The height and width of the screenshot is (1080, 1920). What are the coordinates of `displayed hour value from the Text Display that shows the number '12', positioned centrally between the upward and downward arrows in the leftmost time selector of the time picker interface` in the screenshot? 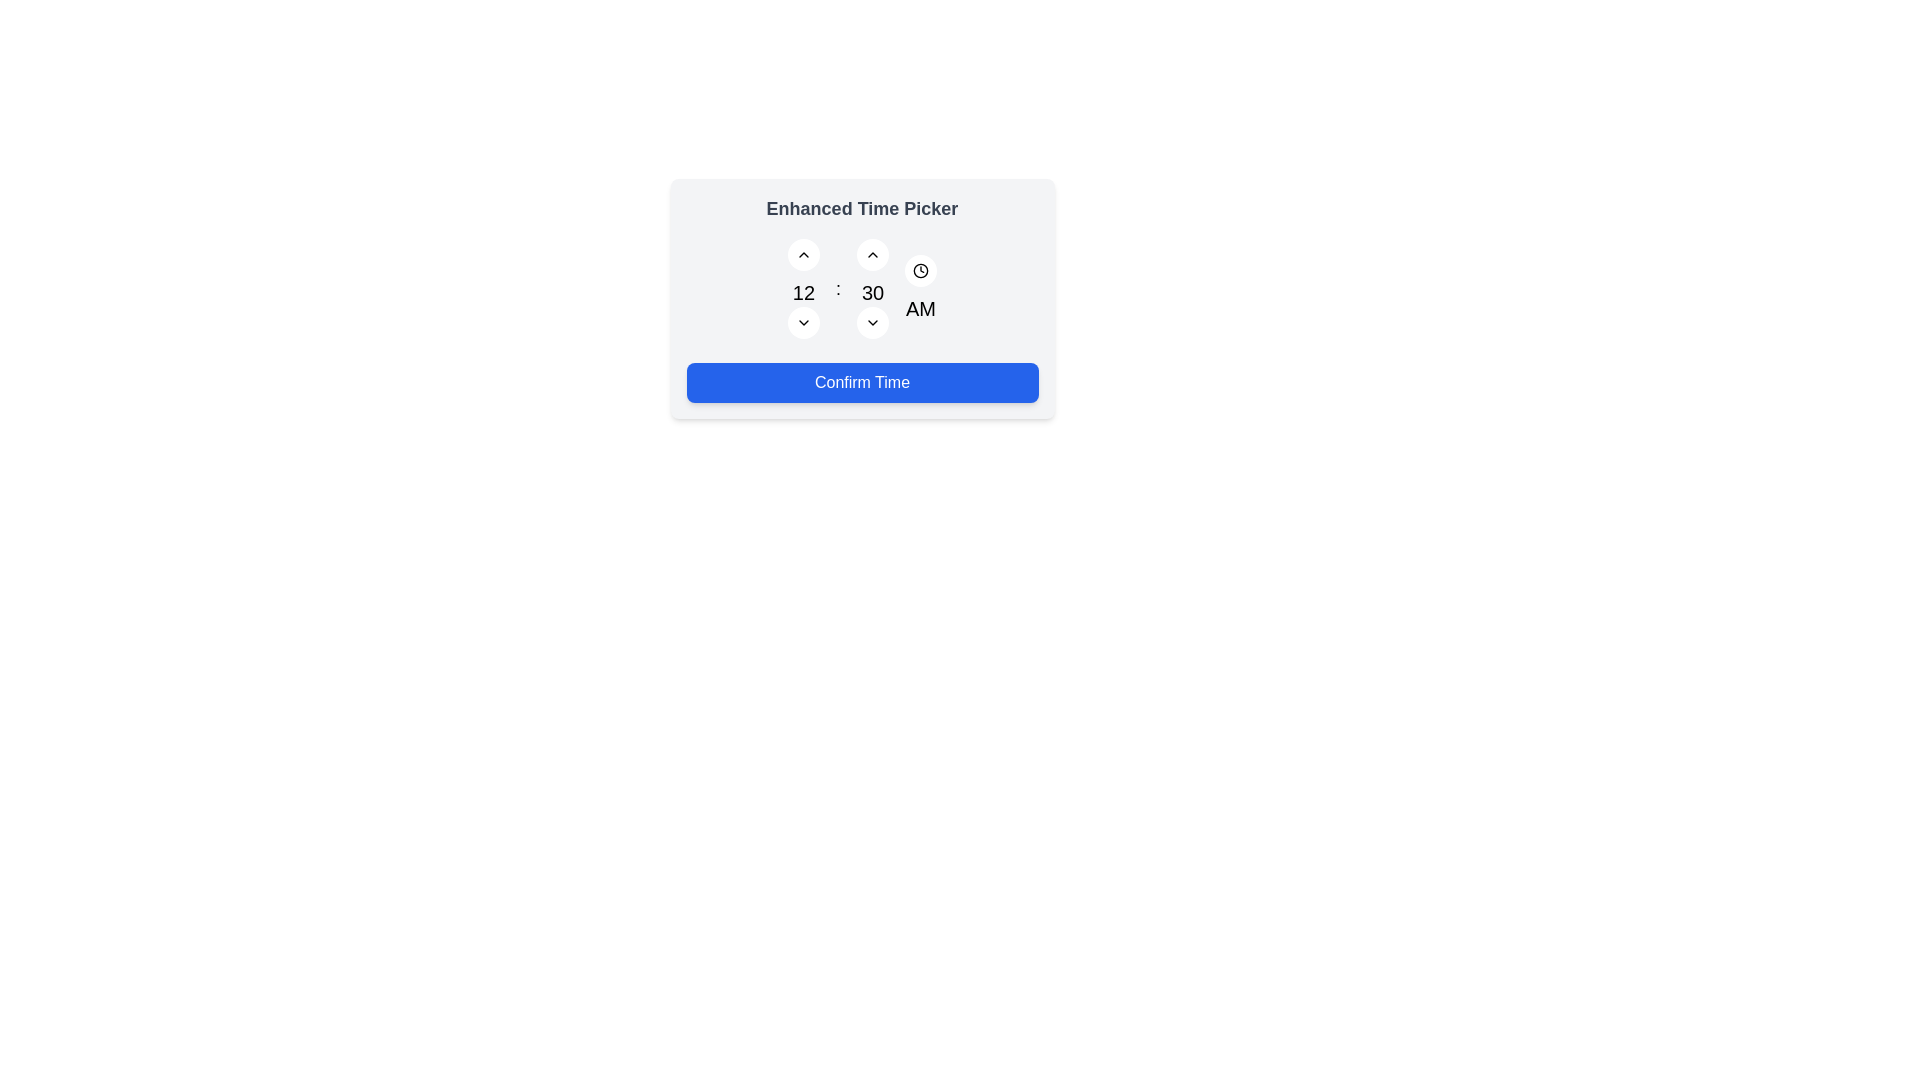 It's located at (803, 289).